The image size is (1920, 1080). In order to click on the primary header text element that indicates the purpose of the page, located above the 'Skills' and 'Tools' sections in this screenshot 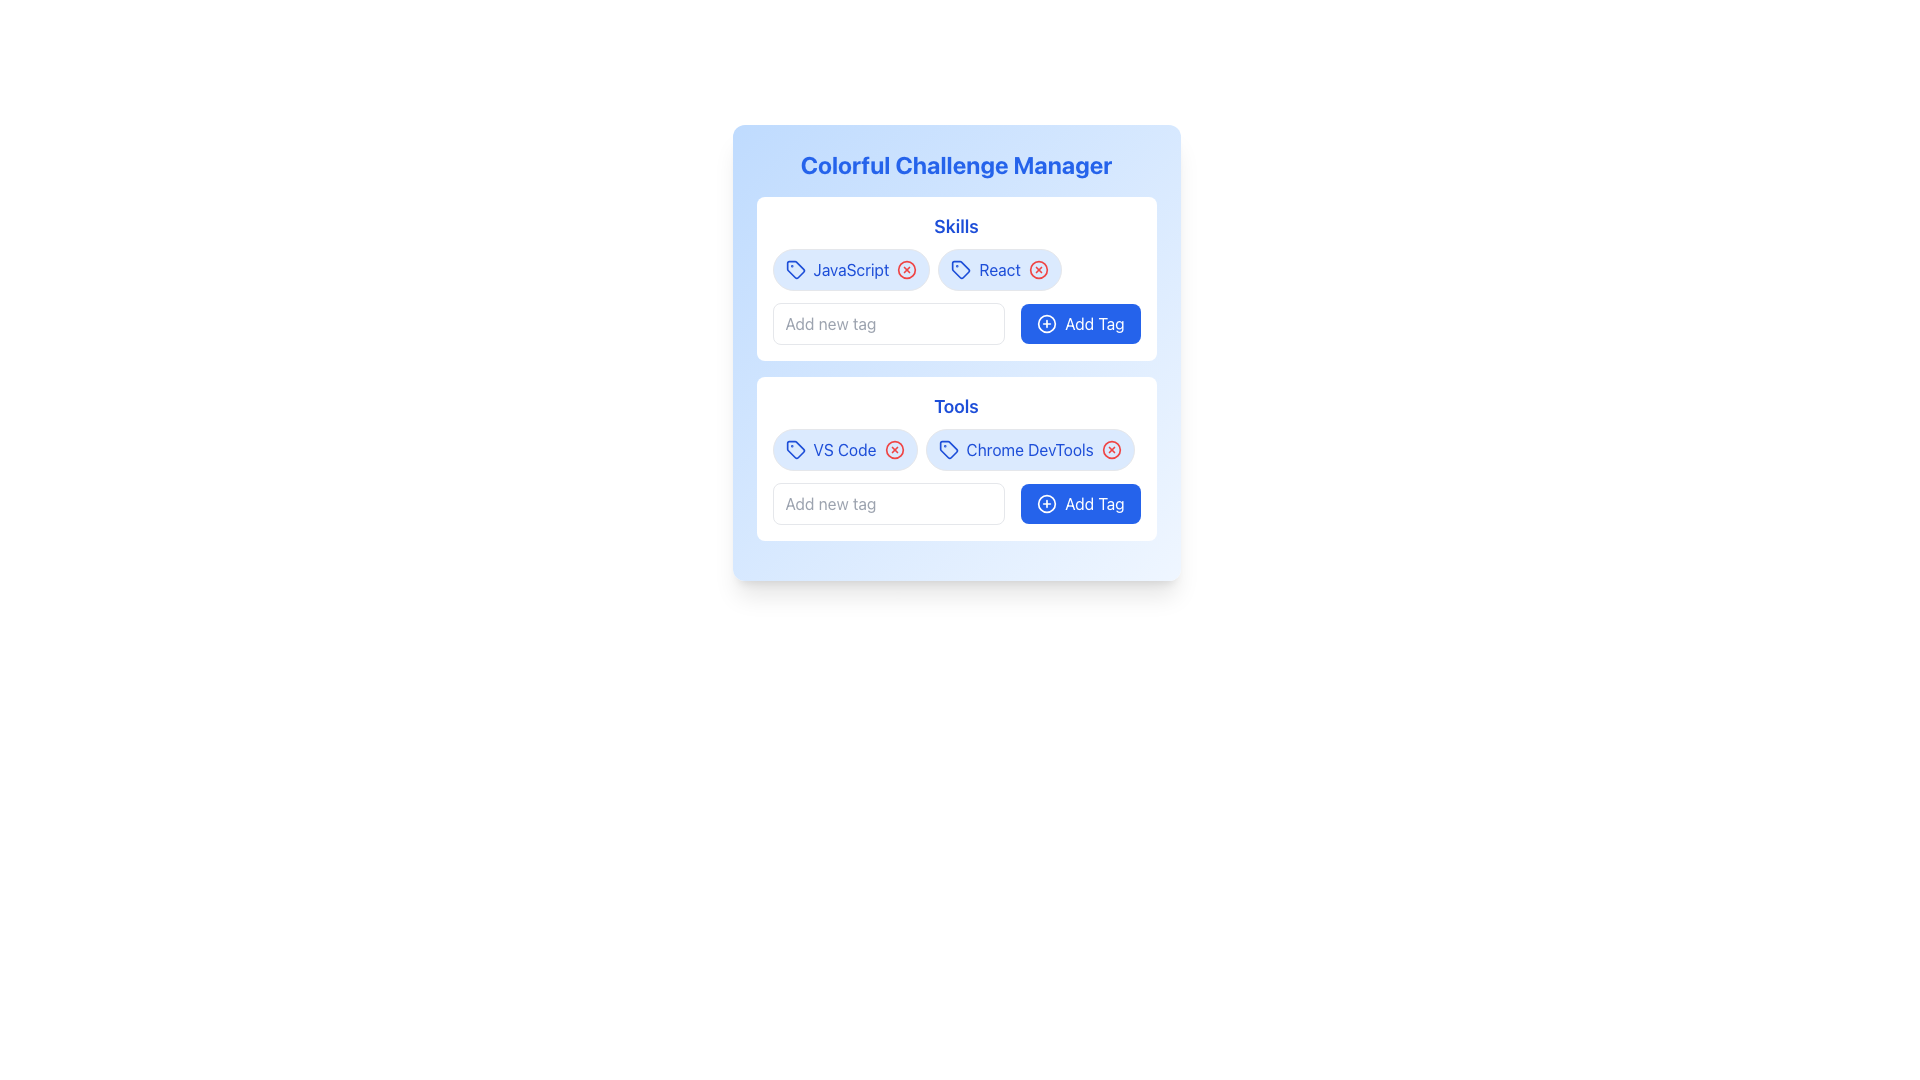, I will do `click(955, 164)`.